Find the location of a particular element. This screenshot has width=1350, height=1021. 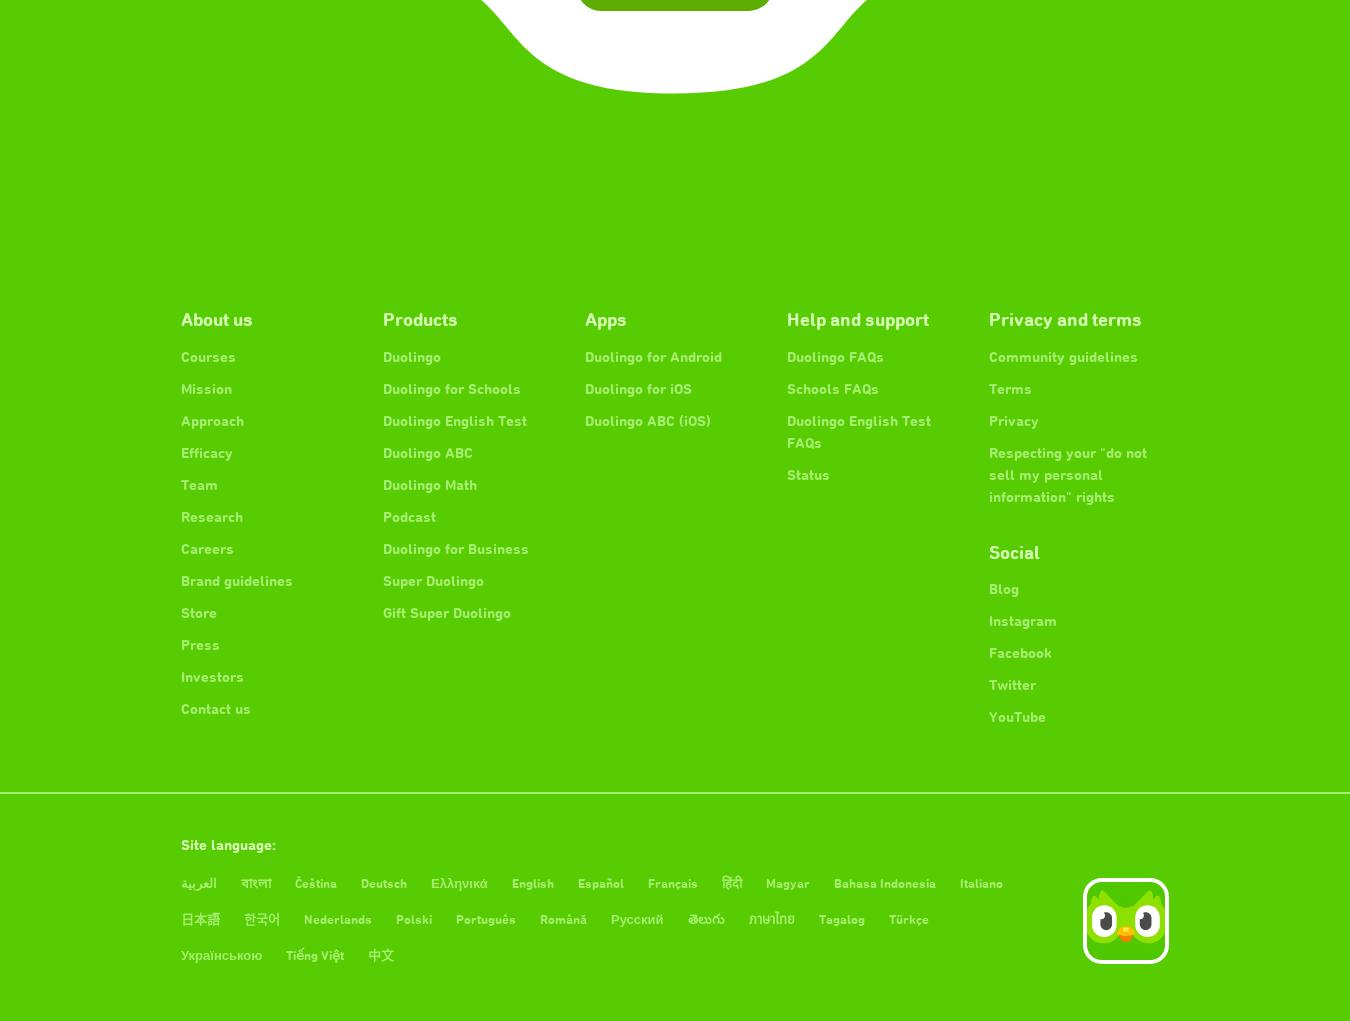

'Duolingo for Android' is located at coordinates (653, 356).